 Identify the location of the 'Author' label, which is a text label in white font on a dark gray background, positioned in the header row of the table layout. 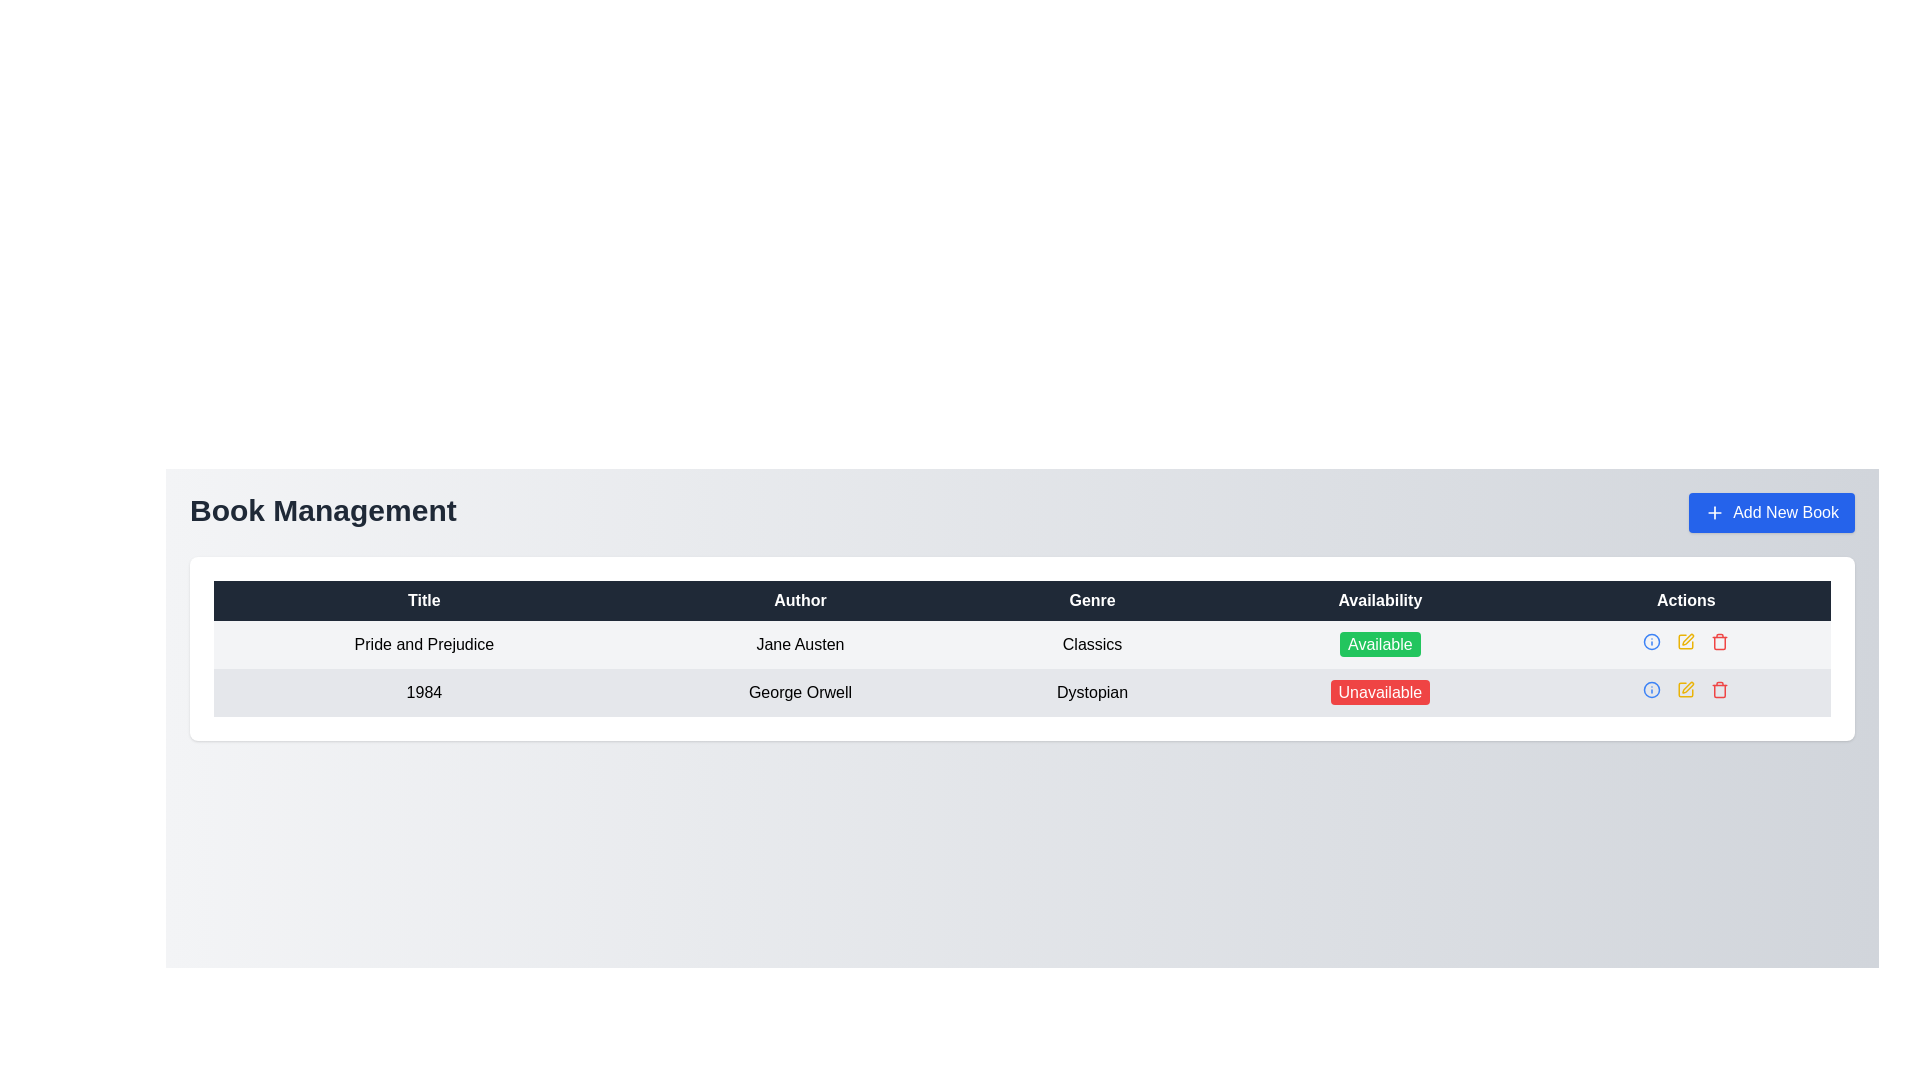
(800, 600).